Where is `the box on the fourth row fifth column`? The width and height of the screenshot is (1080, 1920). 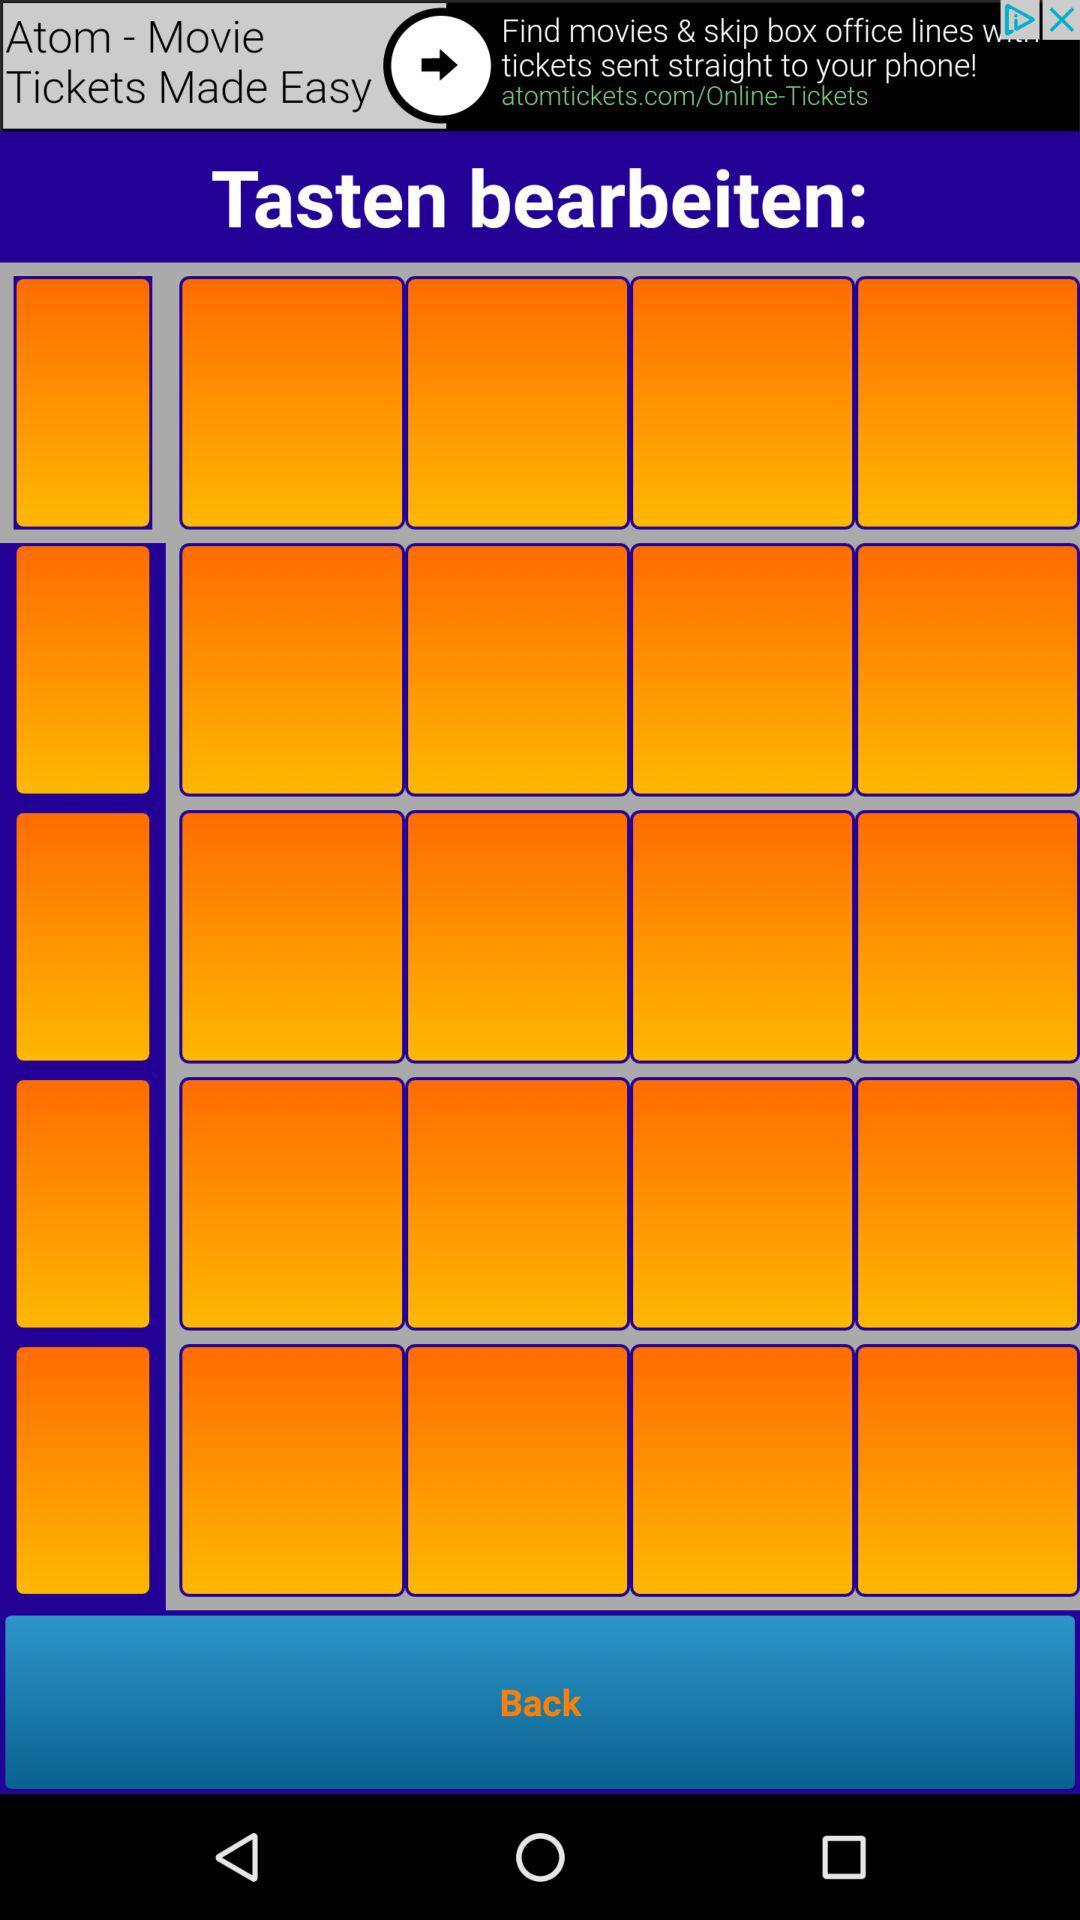
the box on the fourth row fifth column is located at coordinates (966, 1203).